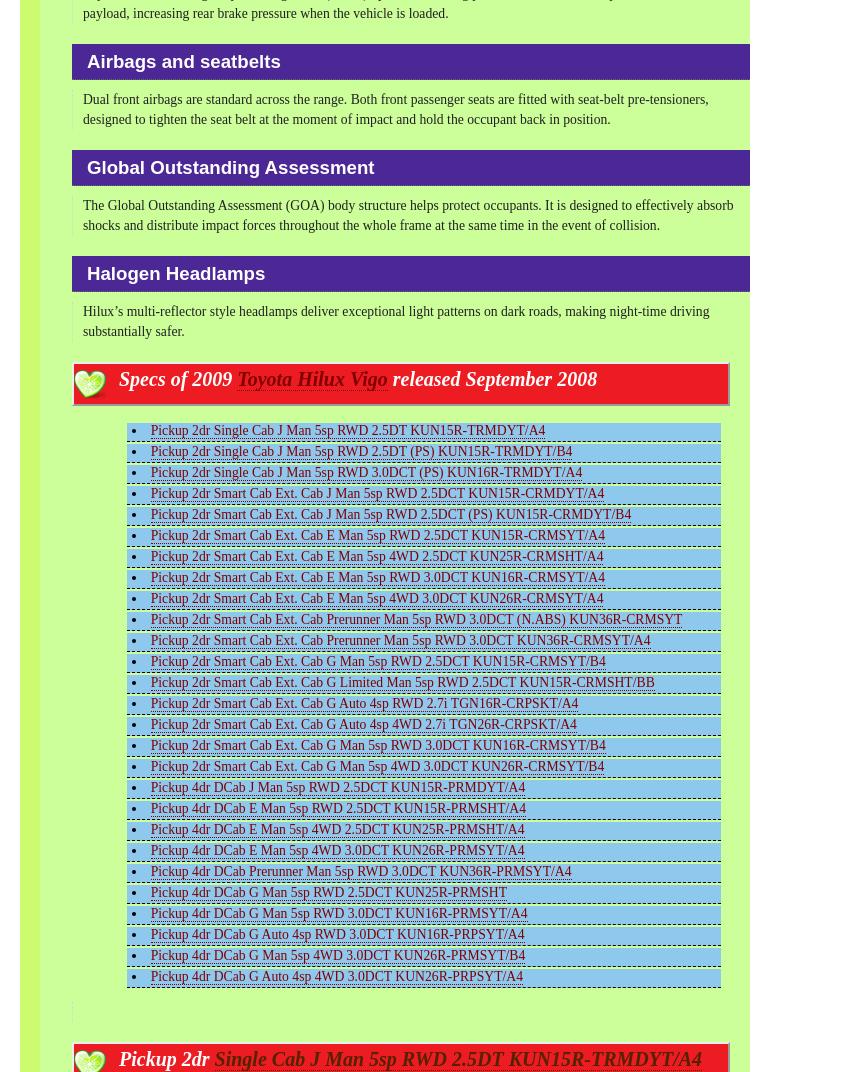 This screenshot has height=1072, width=845. What do you see at coordinates (149, 786) in the screenshot?
I see `'Pickup 4dr DCab J Man 5sp RWD 2.5DCT KUN15R-PRMDYT/A4'` at bounding box center [149, 786].